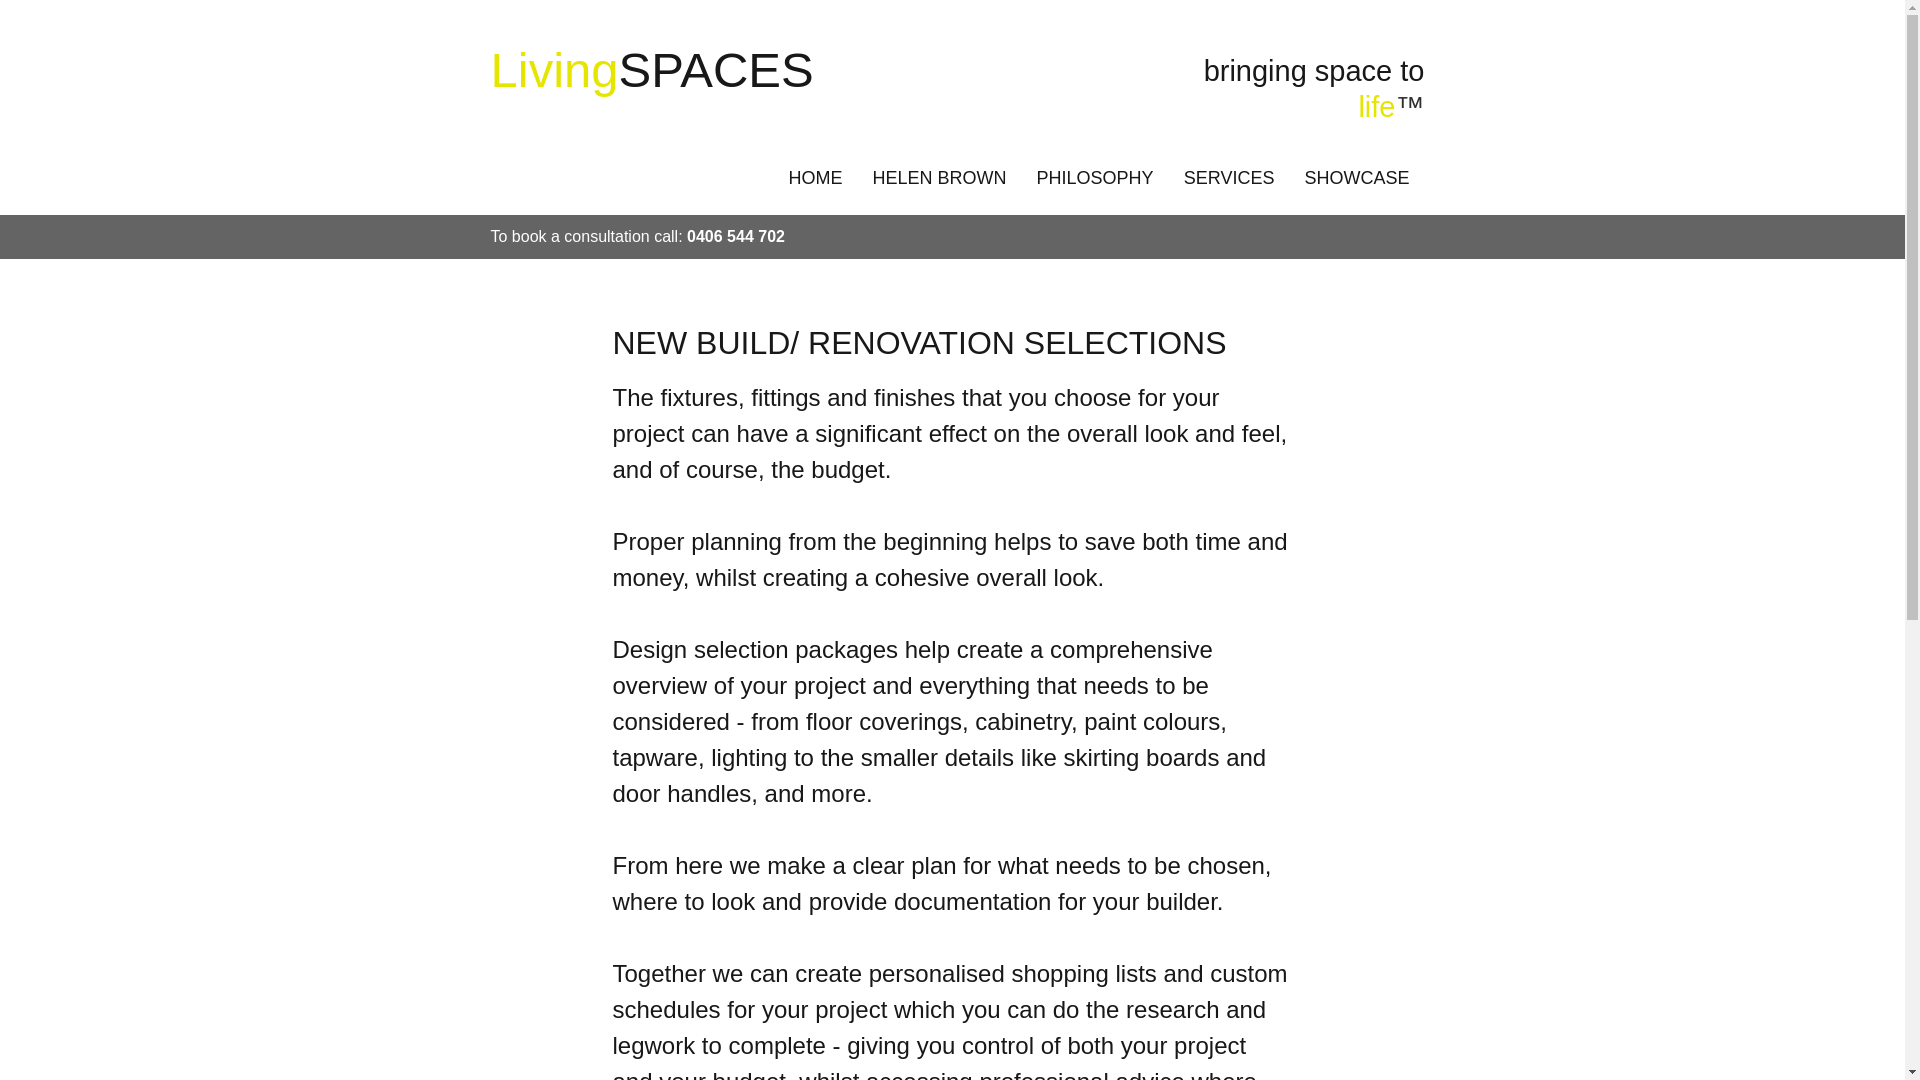 This screenshot has height=1080, width=1920. I want to click on 'LivingSPACES', so click(651, 68).